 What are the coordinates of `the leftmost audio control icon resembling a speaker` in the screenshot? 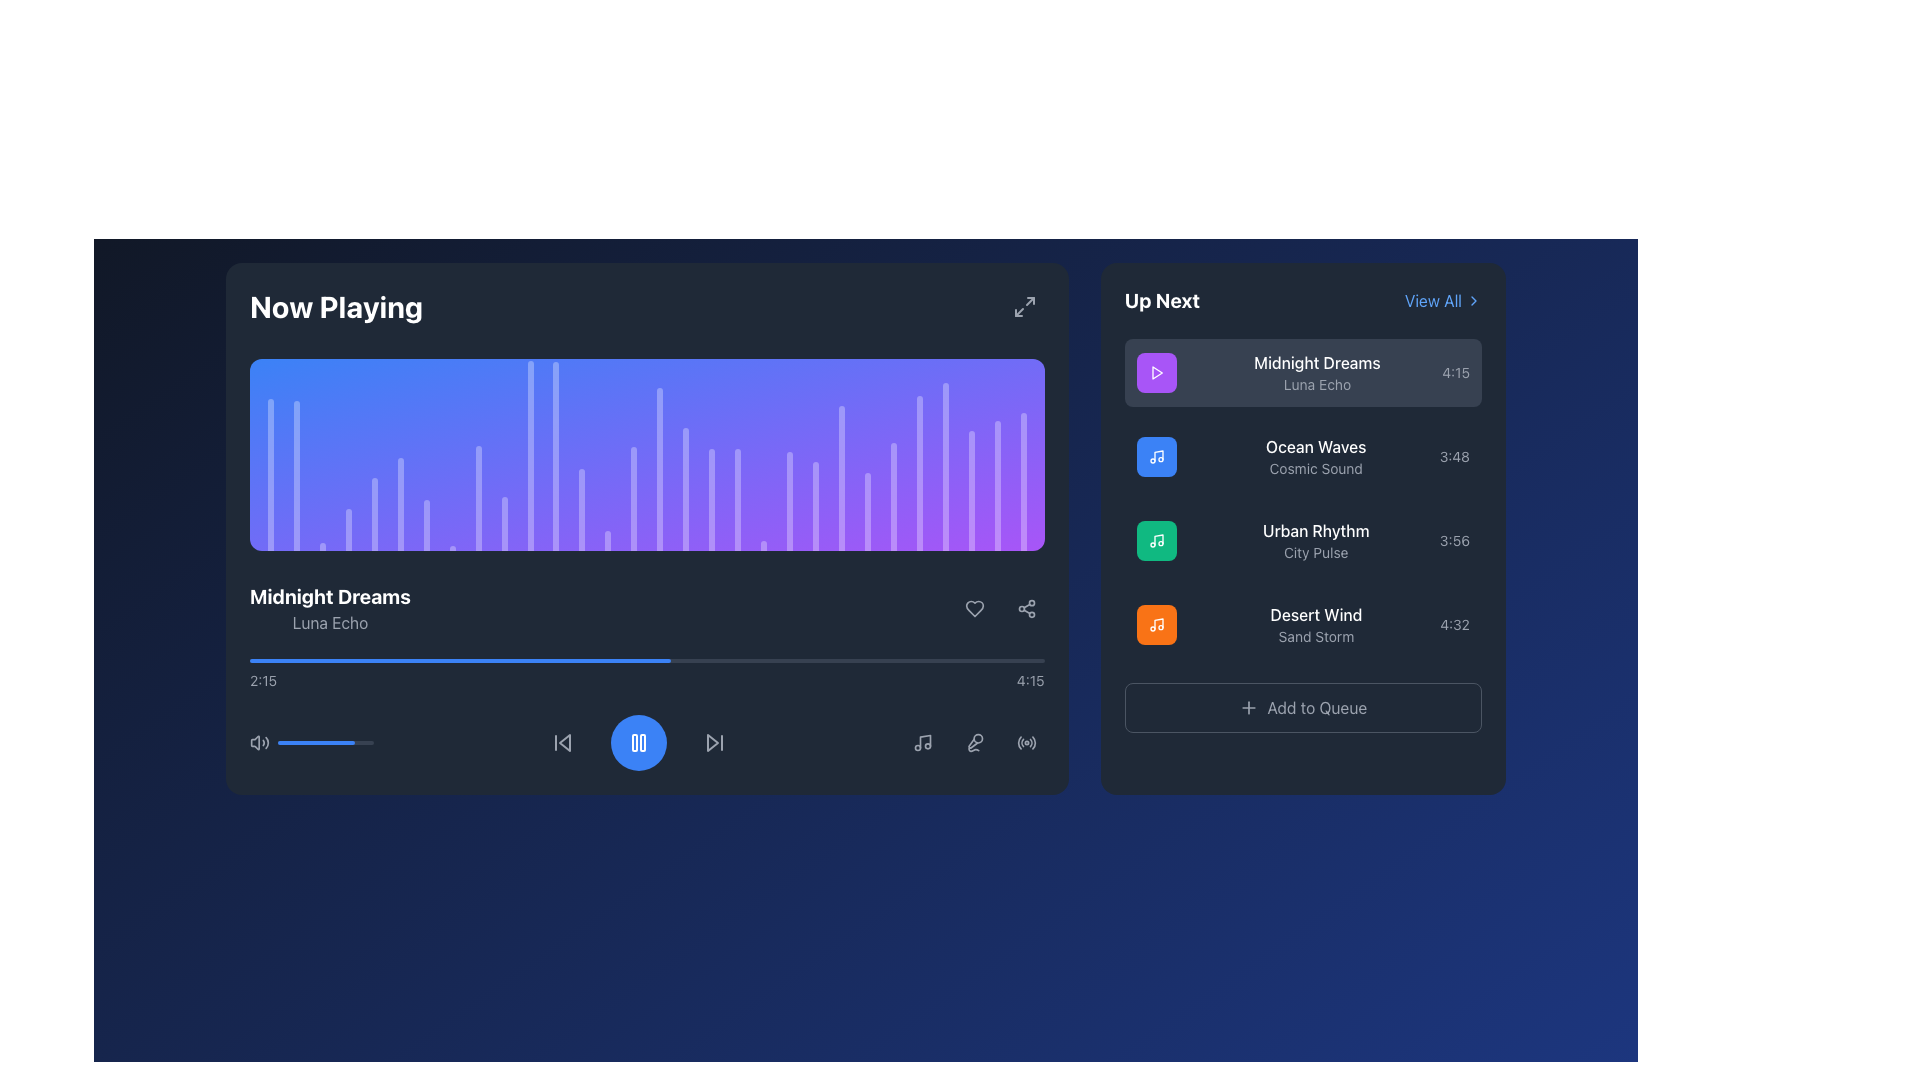 It's located at (254, 743).